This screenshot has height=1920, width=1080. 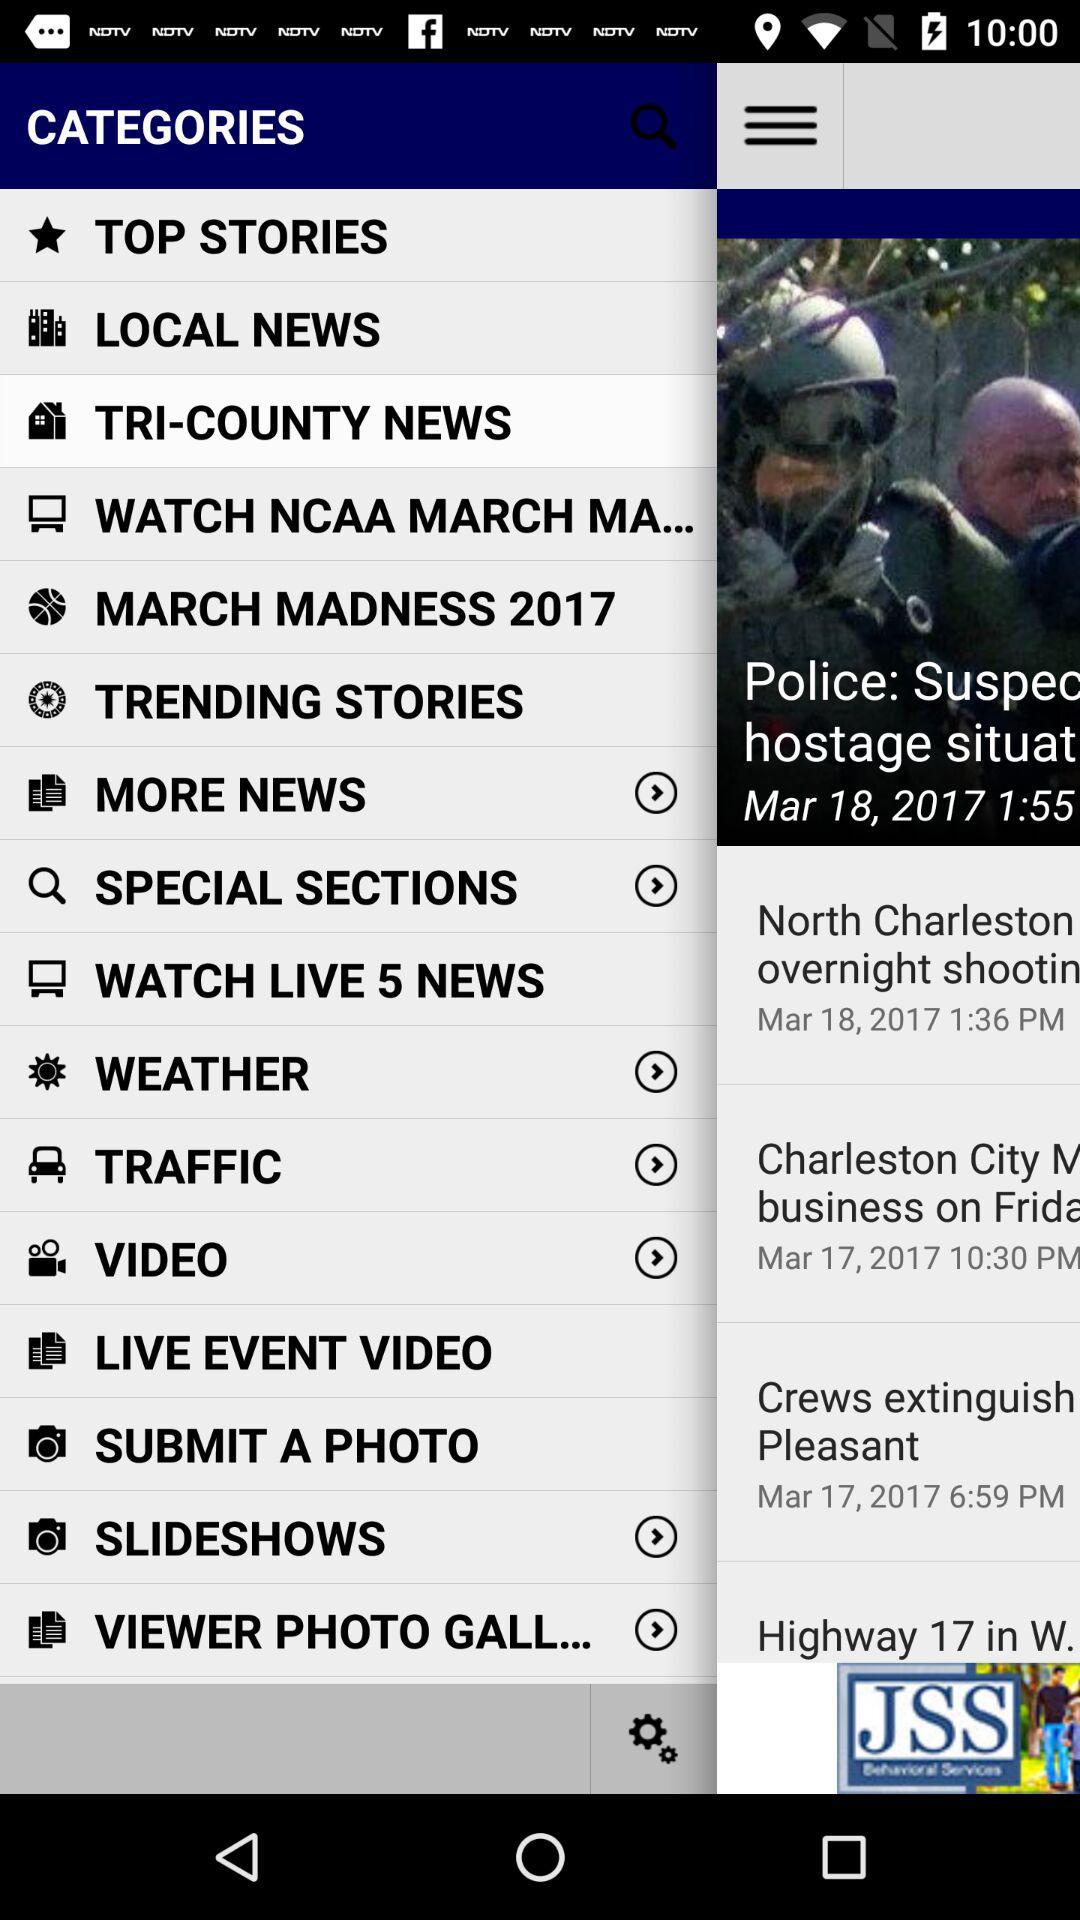 I want to click on open settings, so click(x=654, y=1737).